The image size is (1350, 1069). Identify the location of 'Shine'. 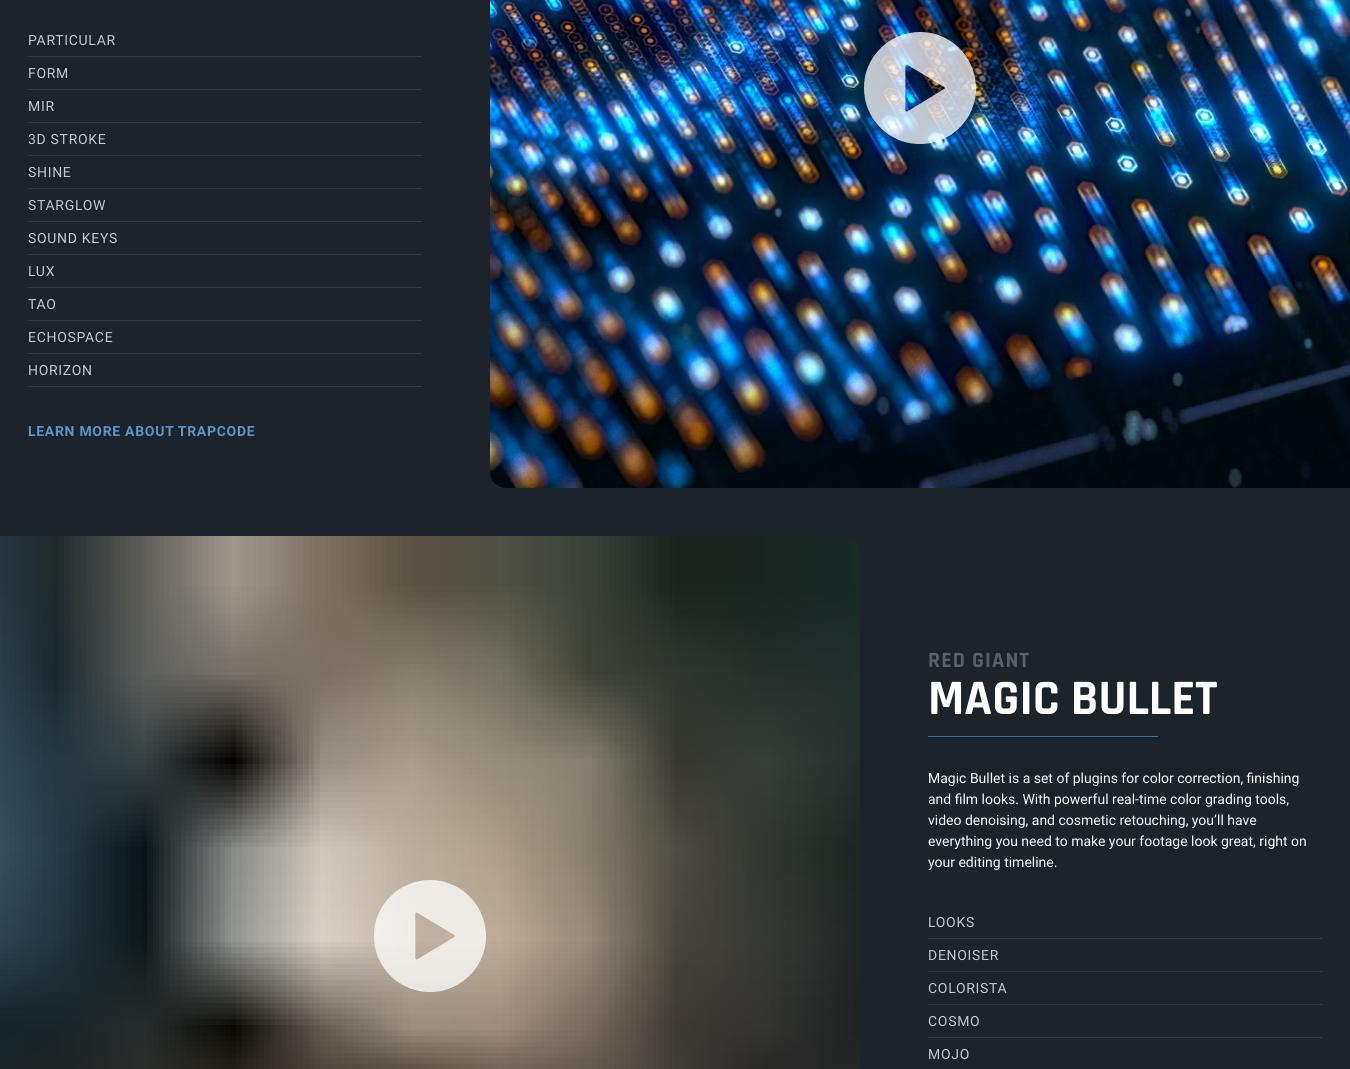
(26, 172).